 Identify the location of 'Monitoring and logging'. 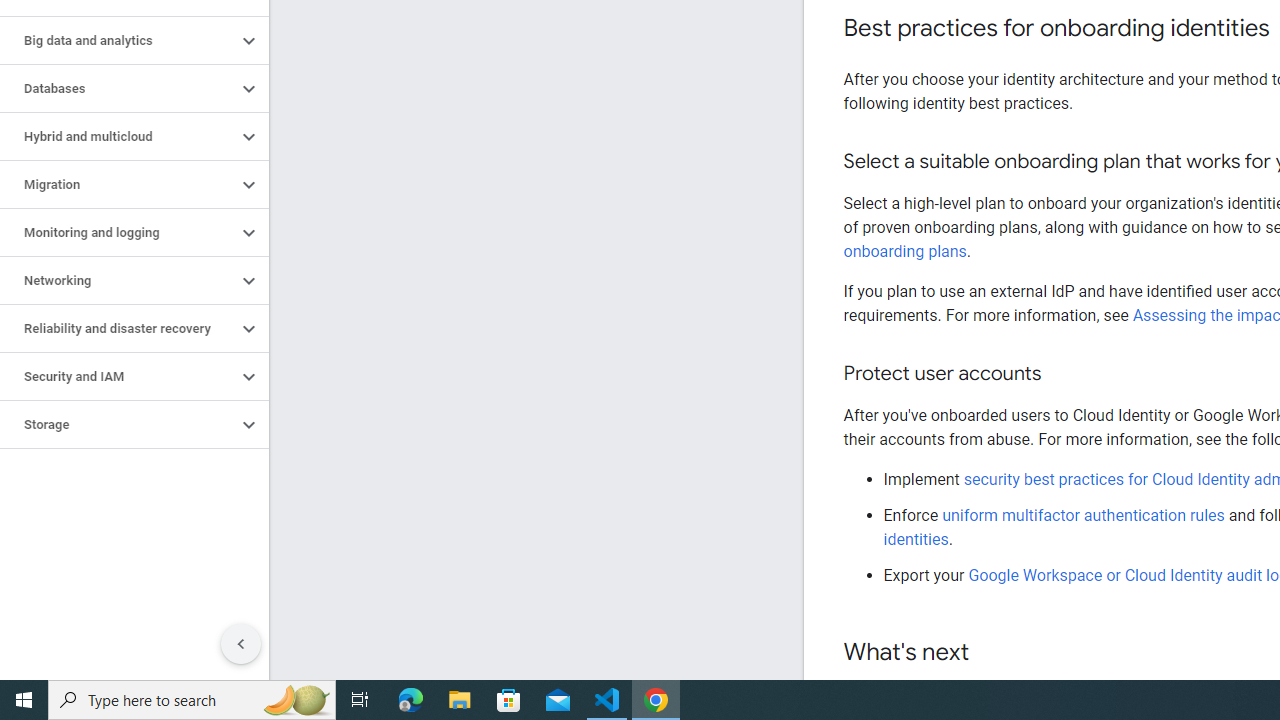
(117, 231).